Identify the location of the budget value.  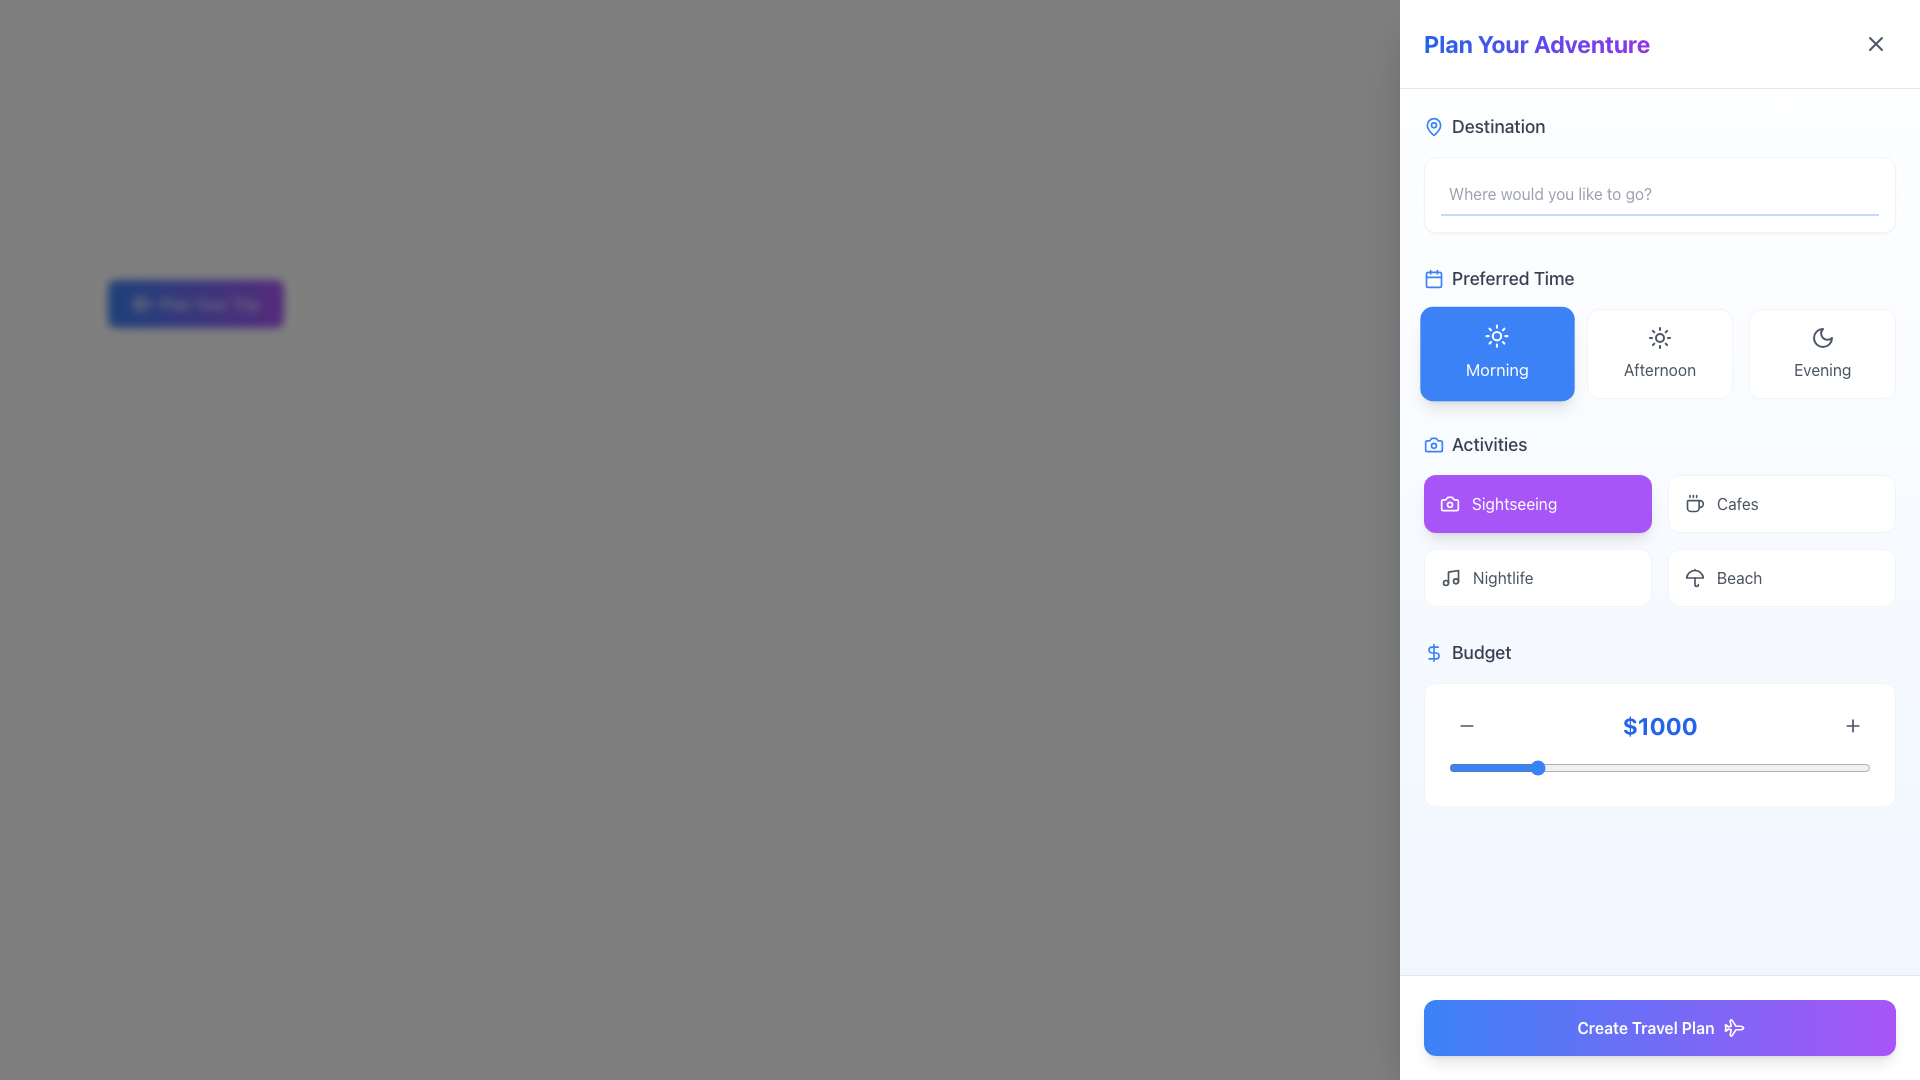
(1693, 766).